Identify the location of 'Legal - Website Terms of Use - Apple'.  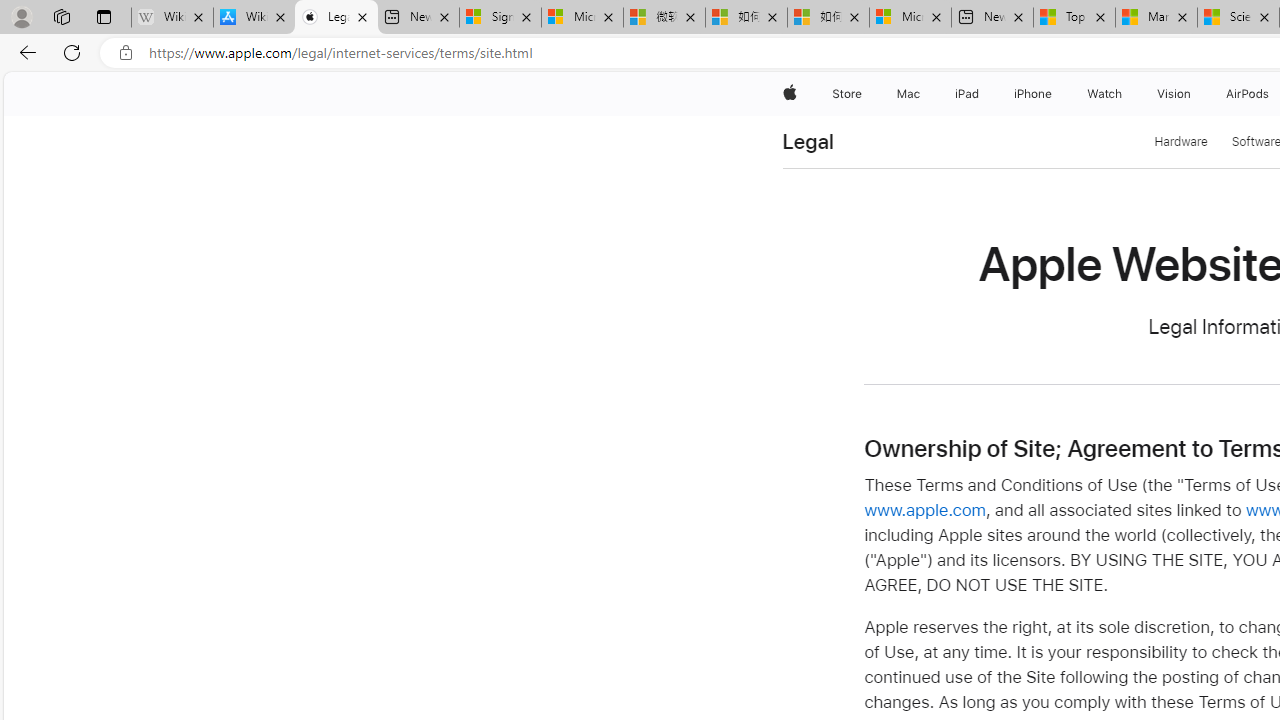
(336, 17).